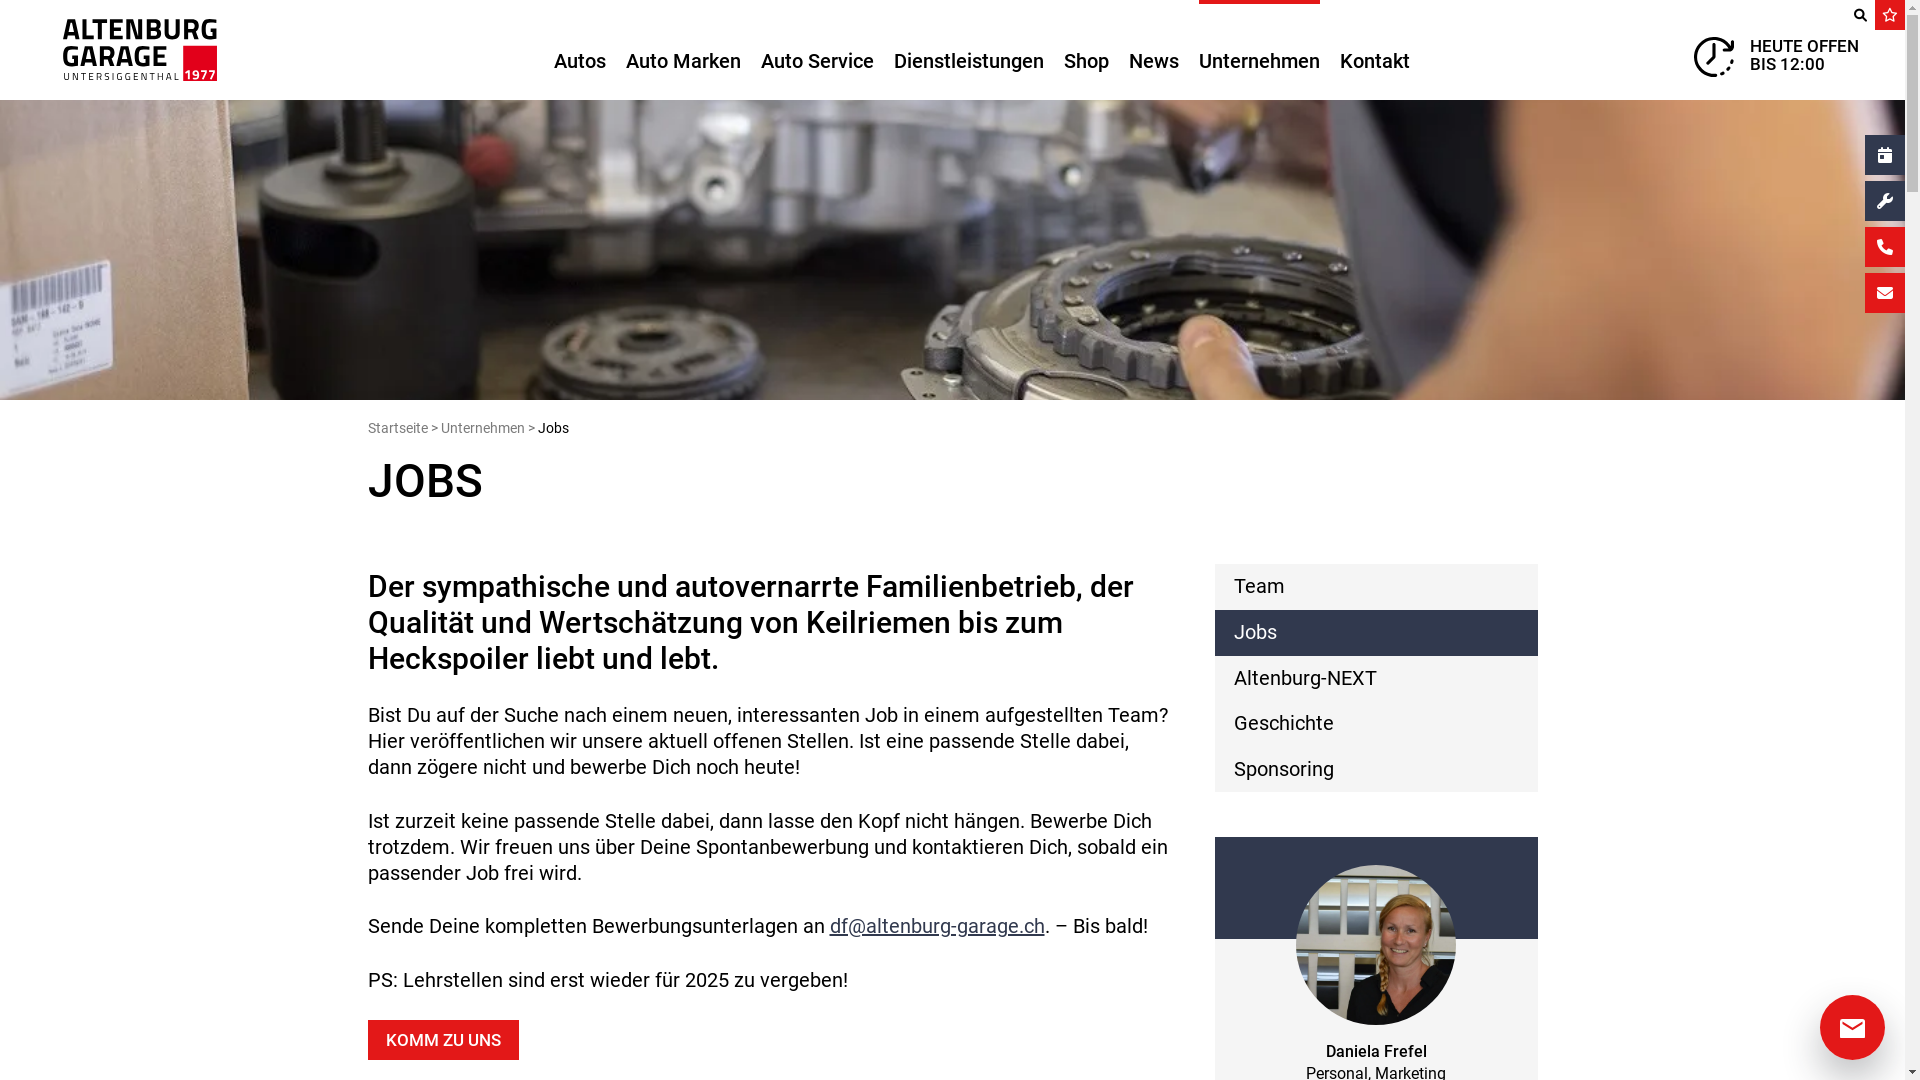 Image resolution: width=1920 pixels, height=1080 pixels. What do you see at coordinates (1374, 724) in the screenshot?
I see `'Geschichte'` at bounding box center [1374, 724].